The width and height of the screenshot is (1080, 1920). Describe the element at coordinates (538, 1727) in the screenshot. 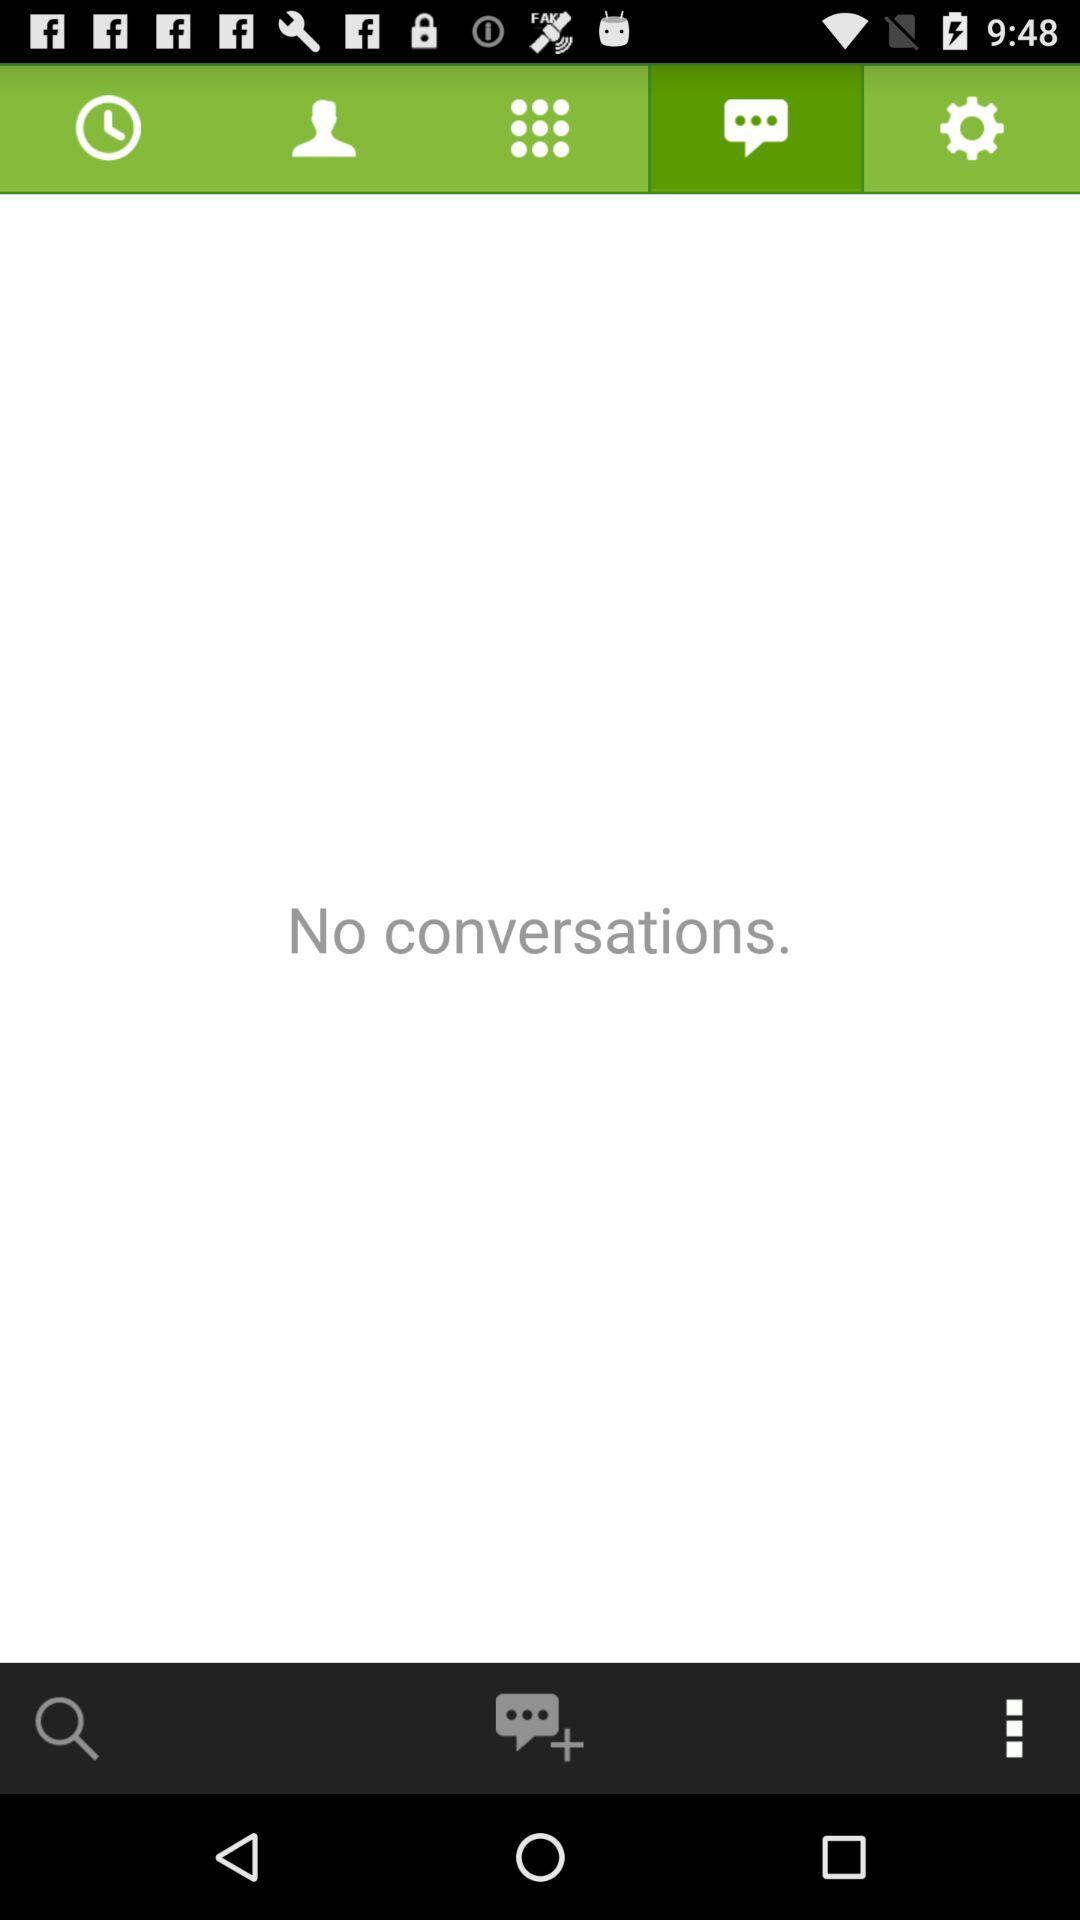

I see `start new conversation` at that location.